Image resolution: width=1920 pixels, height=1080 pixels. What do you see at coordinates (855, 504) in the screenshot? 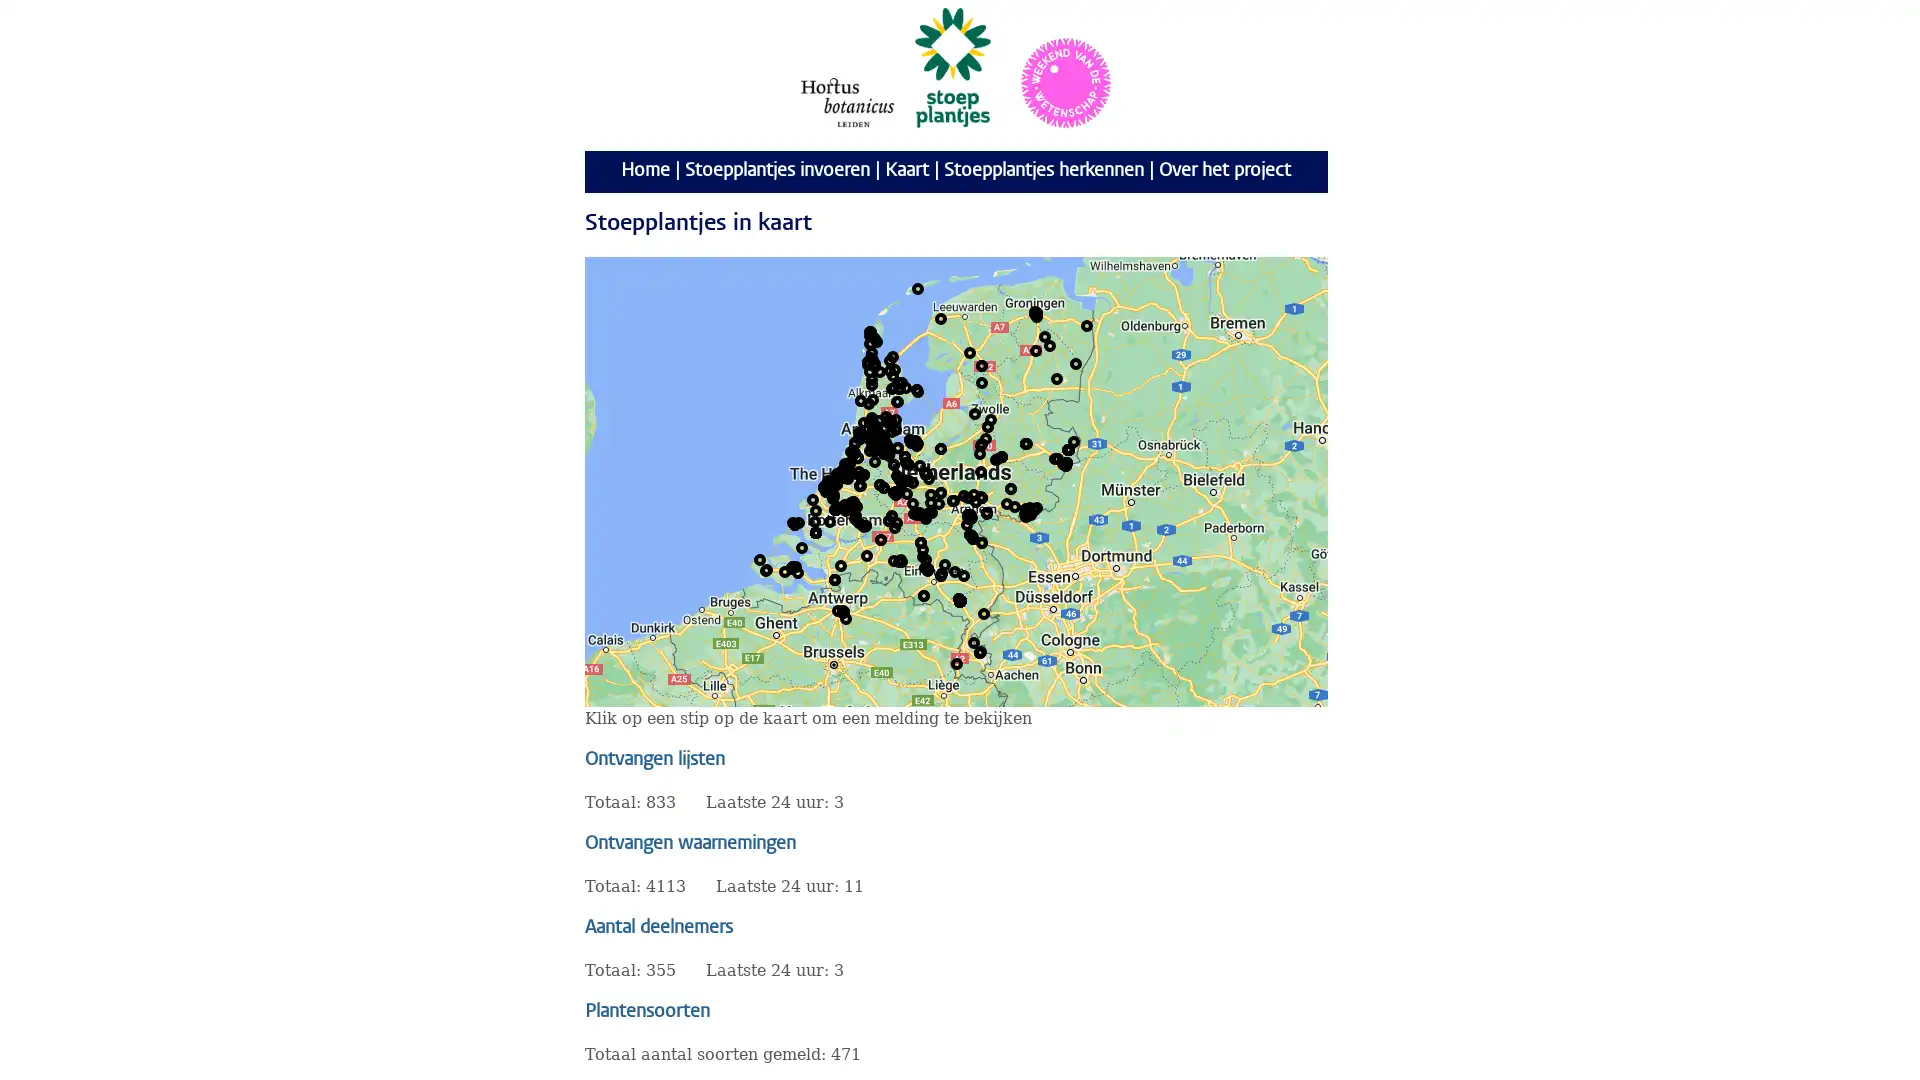
I see `Telling van Willem Harm op 12 november 2021` at bounding box center [855, 504].